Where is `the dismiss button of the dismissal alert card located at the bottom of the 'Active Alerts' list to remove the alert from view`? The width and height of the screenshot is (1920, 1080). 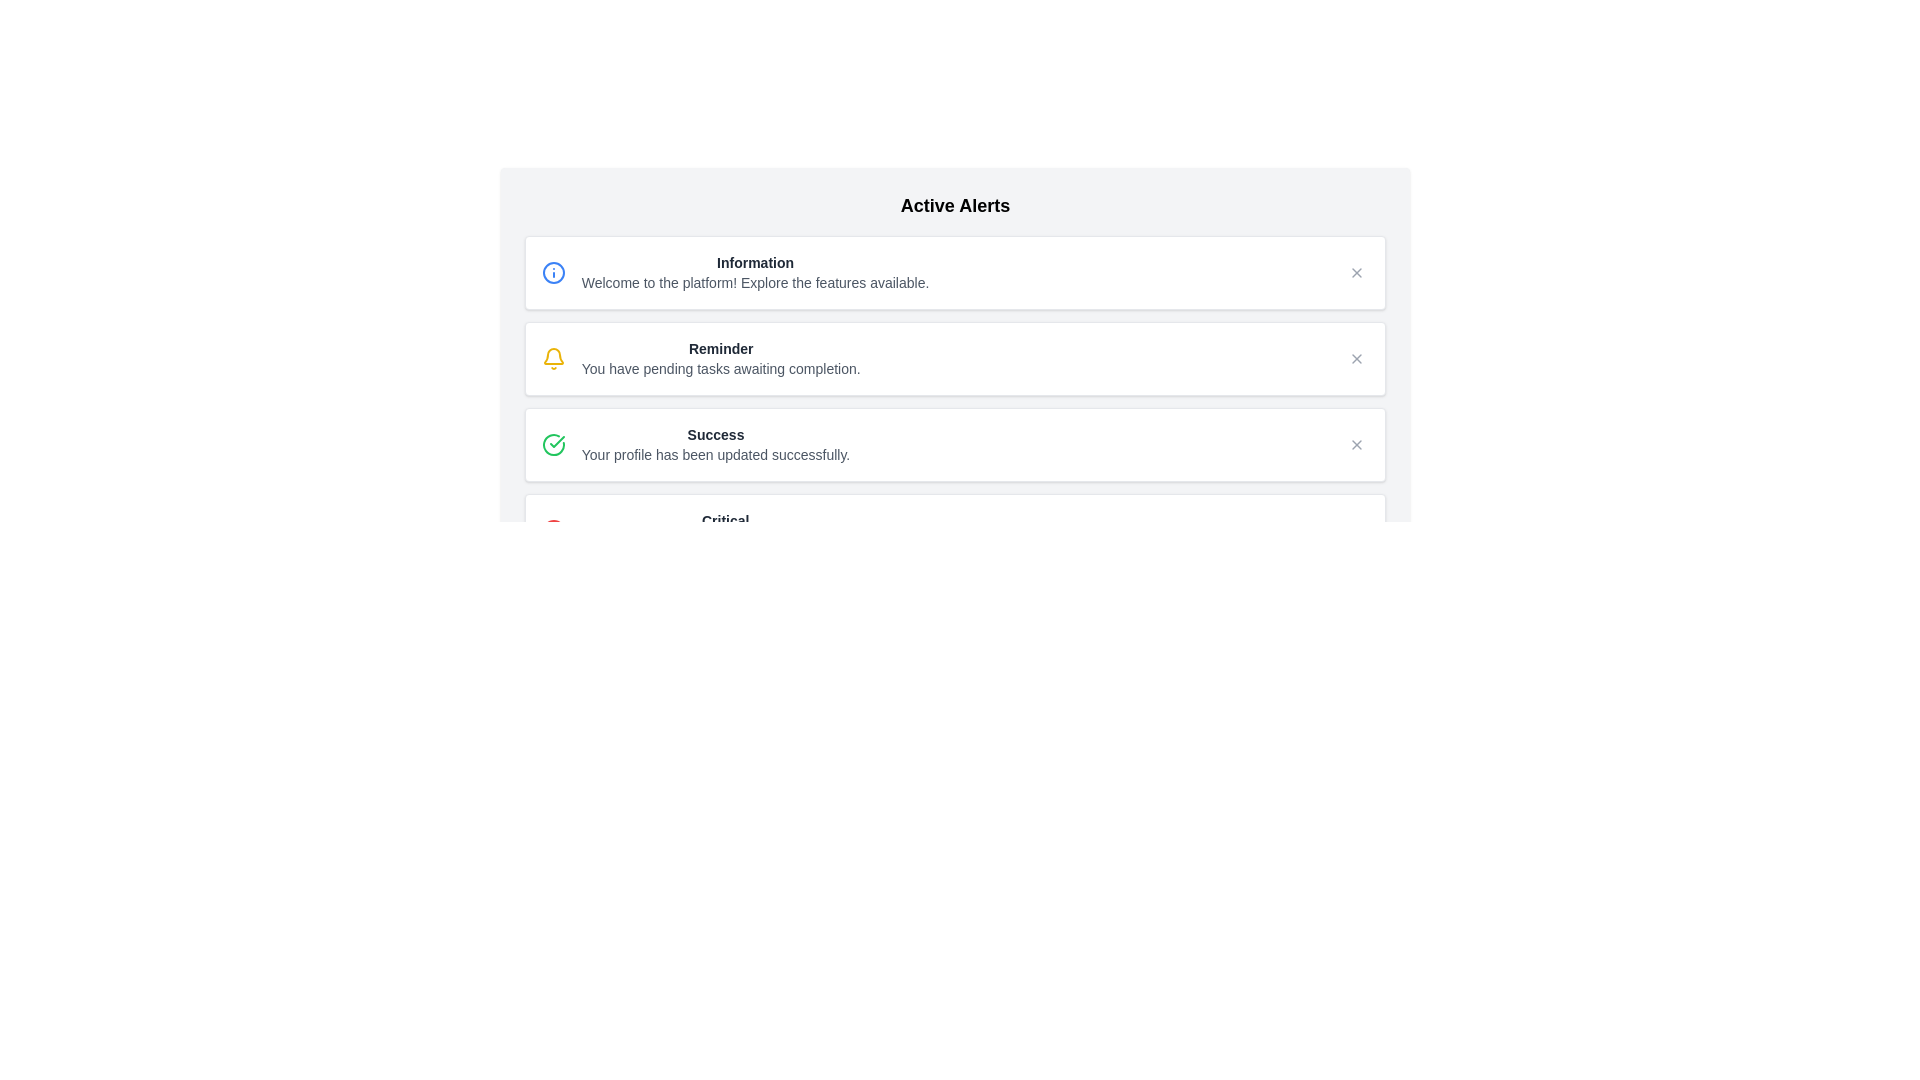
the dismiss button of the dismissal alert card located at the bottom of the 'Active Alerts' list to remove the alert from view is located at coordinates (954, 530).